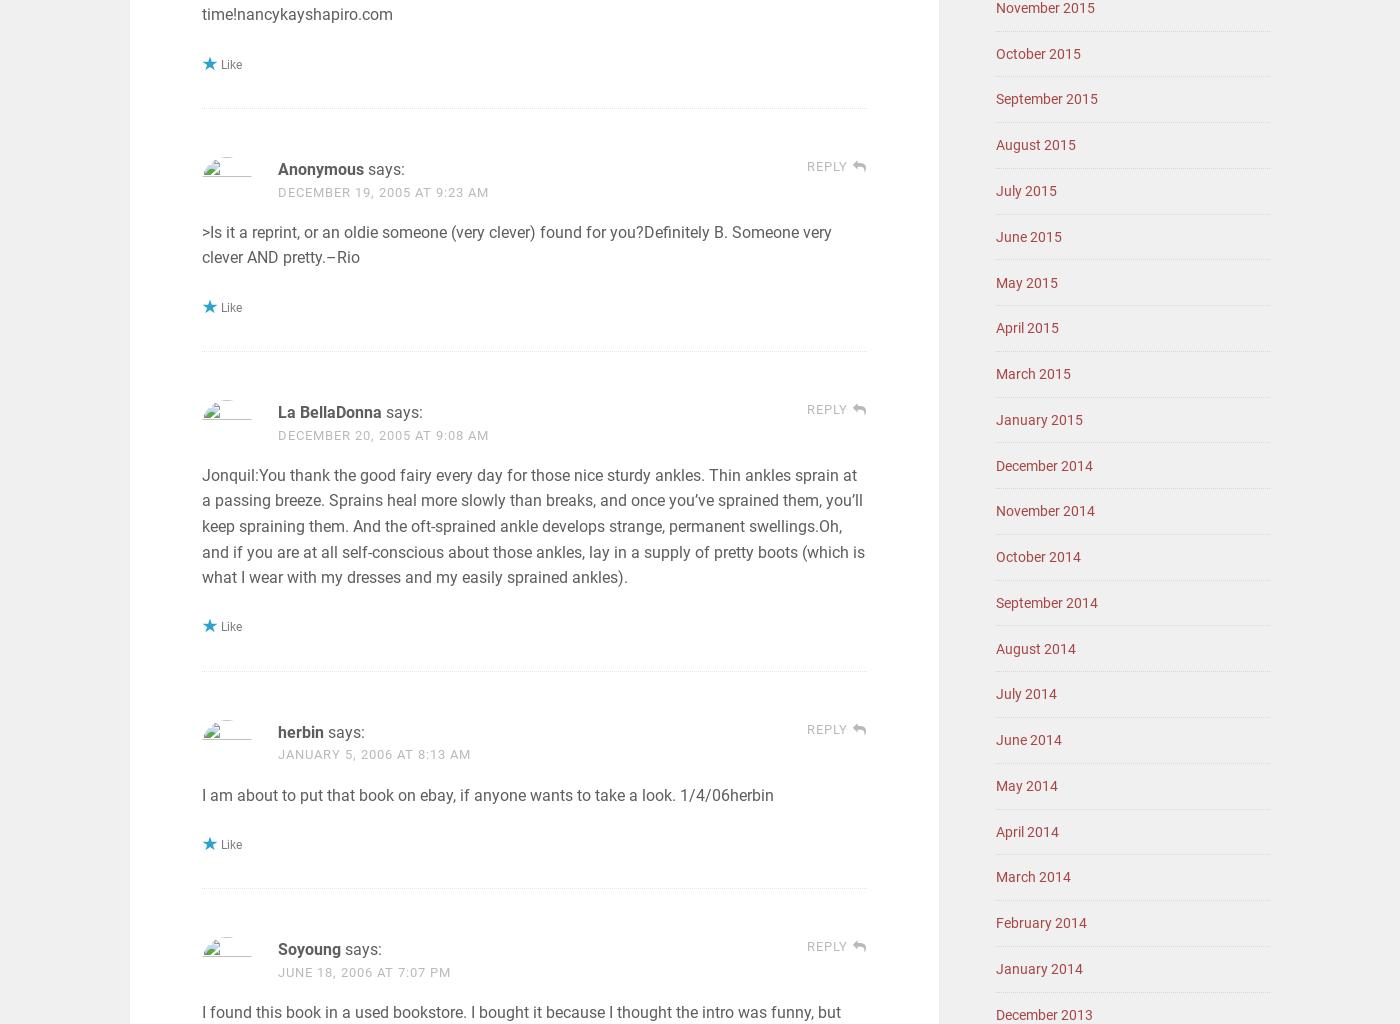 This screenshot has width=1400, height=1024. I want to click on 'March 2014', so click(1033, 876).